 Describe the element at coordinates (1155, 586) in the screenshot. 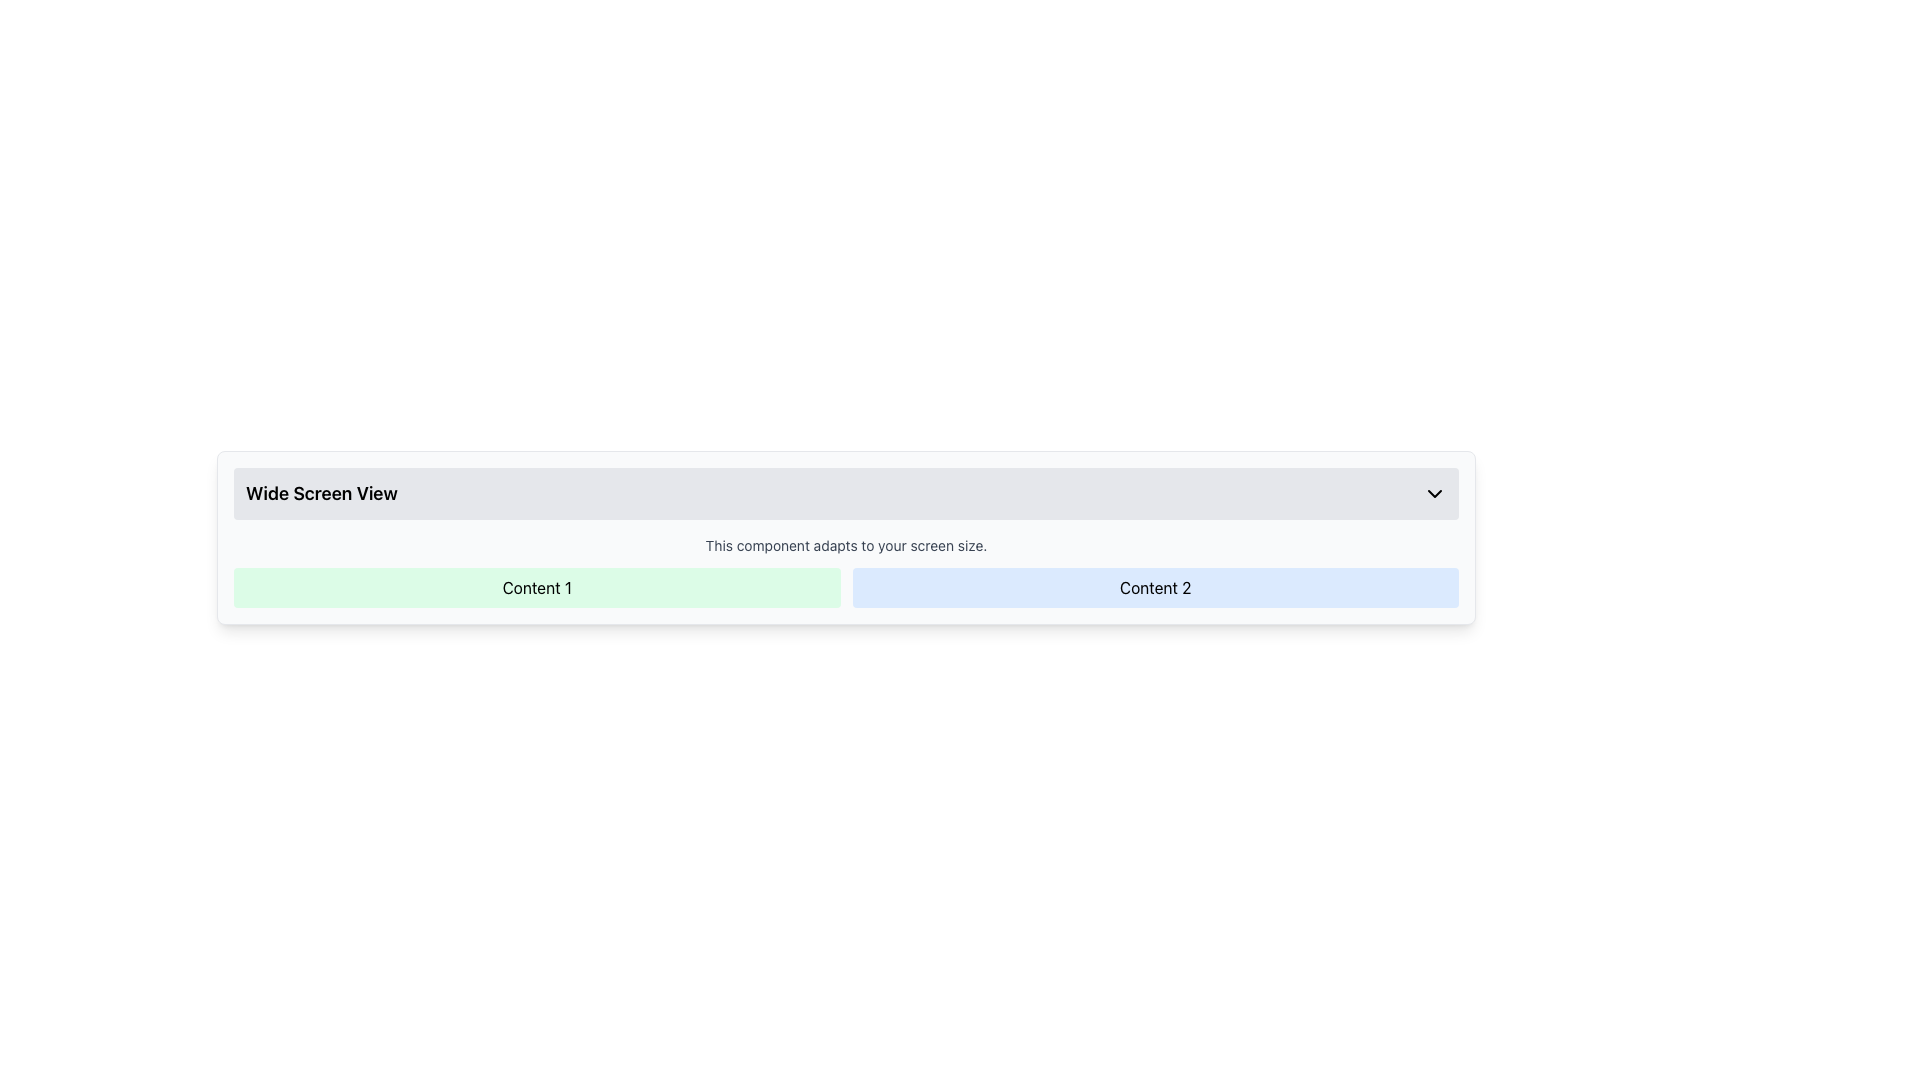

I see `the rectangular block with a light blue background containing the bold text 'Content 2', which is the second item in a two-column grid layout` at that location.